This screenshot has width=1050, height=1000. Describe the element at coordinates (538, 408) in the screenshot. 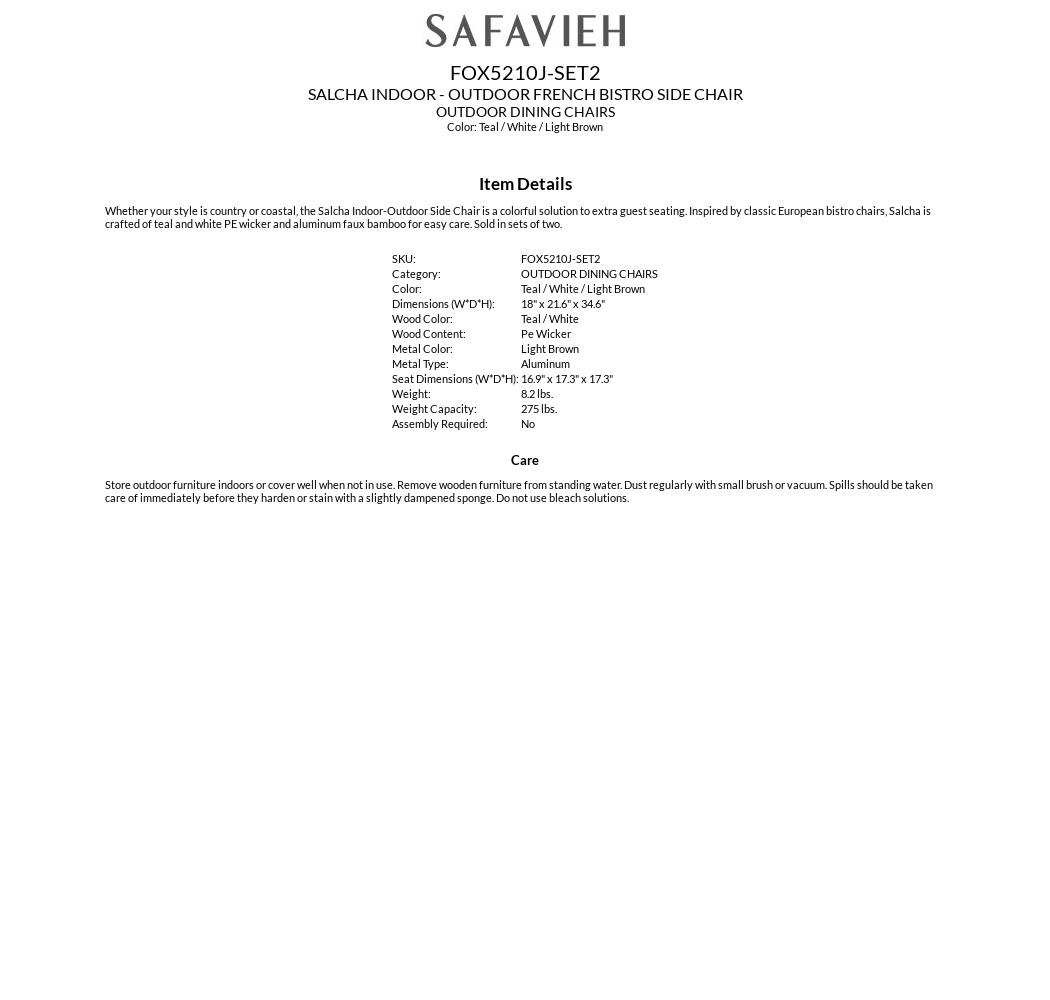

I see `'275 lbs.'` at that location.